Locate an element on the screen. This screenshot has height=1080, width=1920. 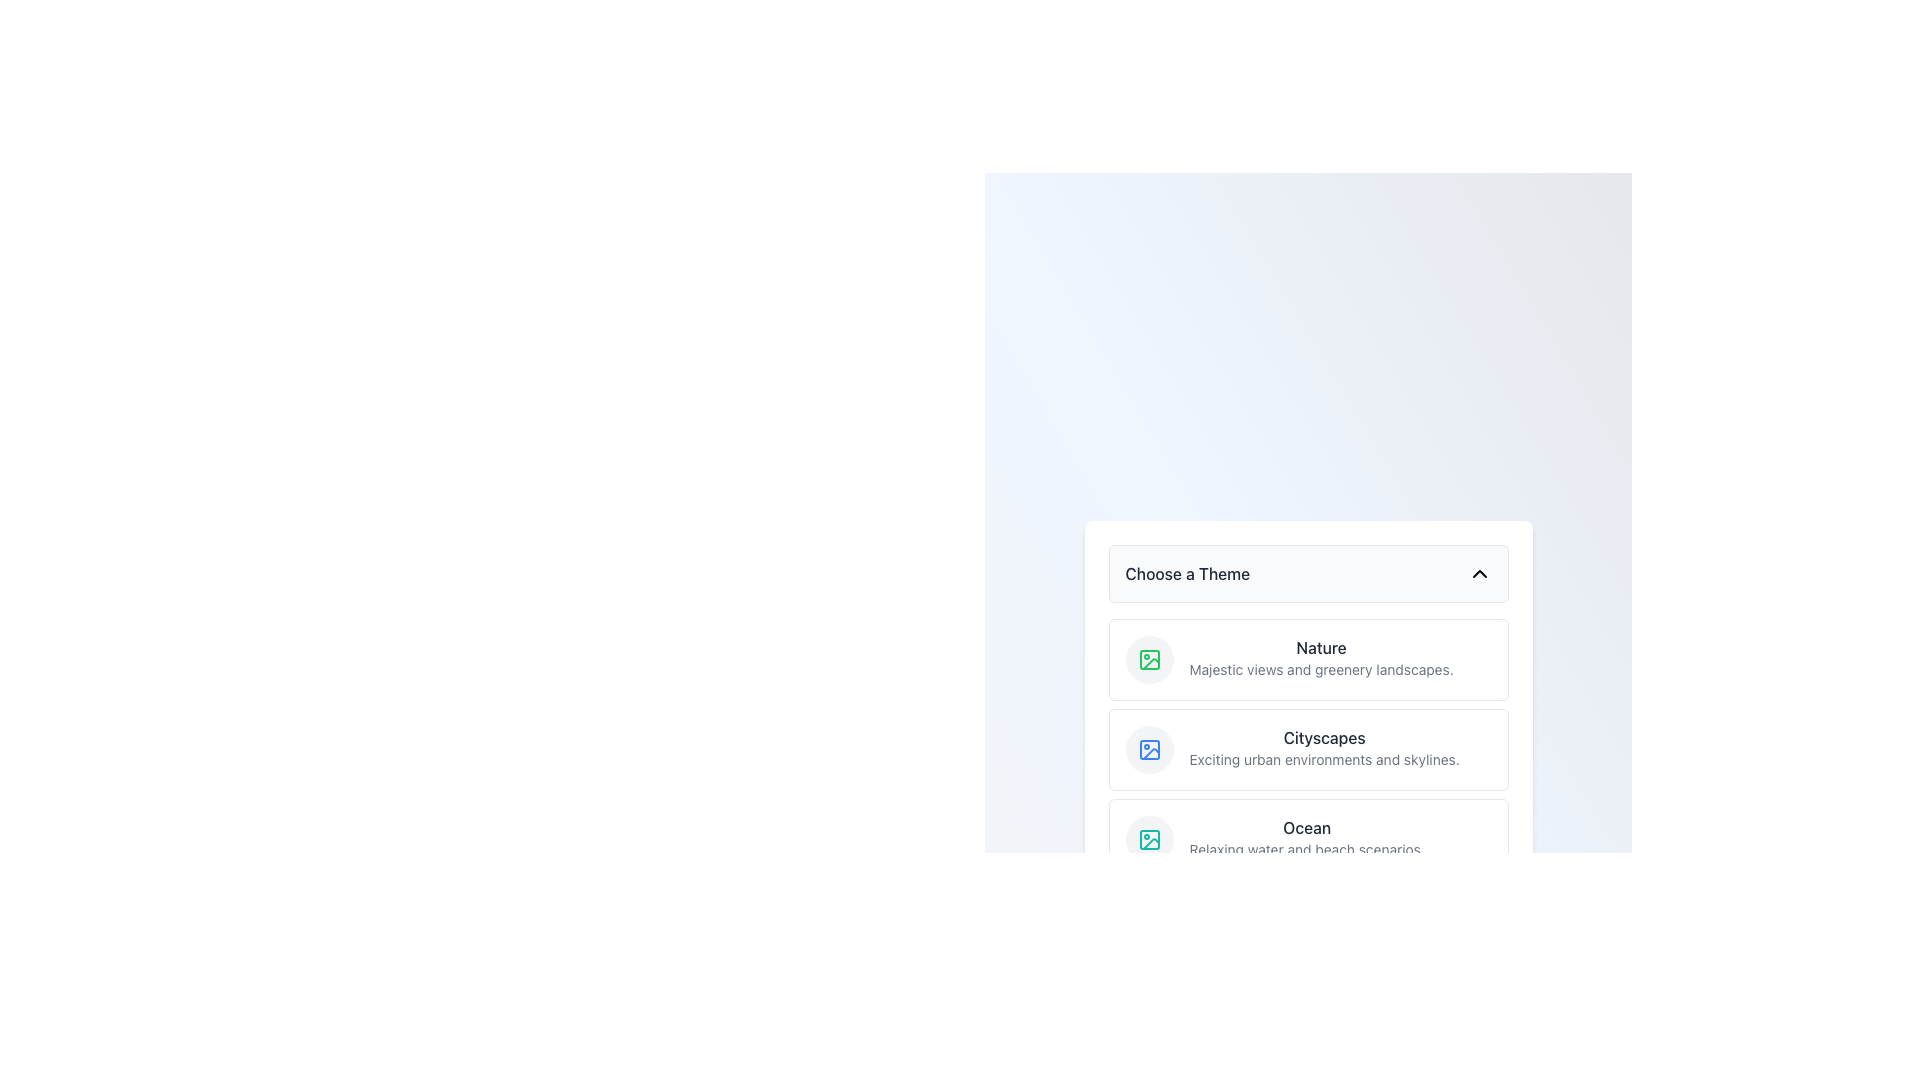
the 'Cityscapes' category in the text block that includes the description 'Exciting urban environments and skylines.' positioned between the 'Nature' and 'Ocean' categories is located at coordinates (1324, 749).